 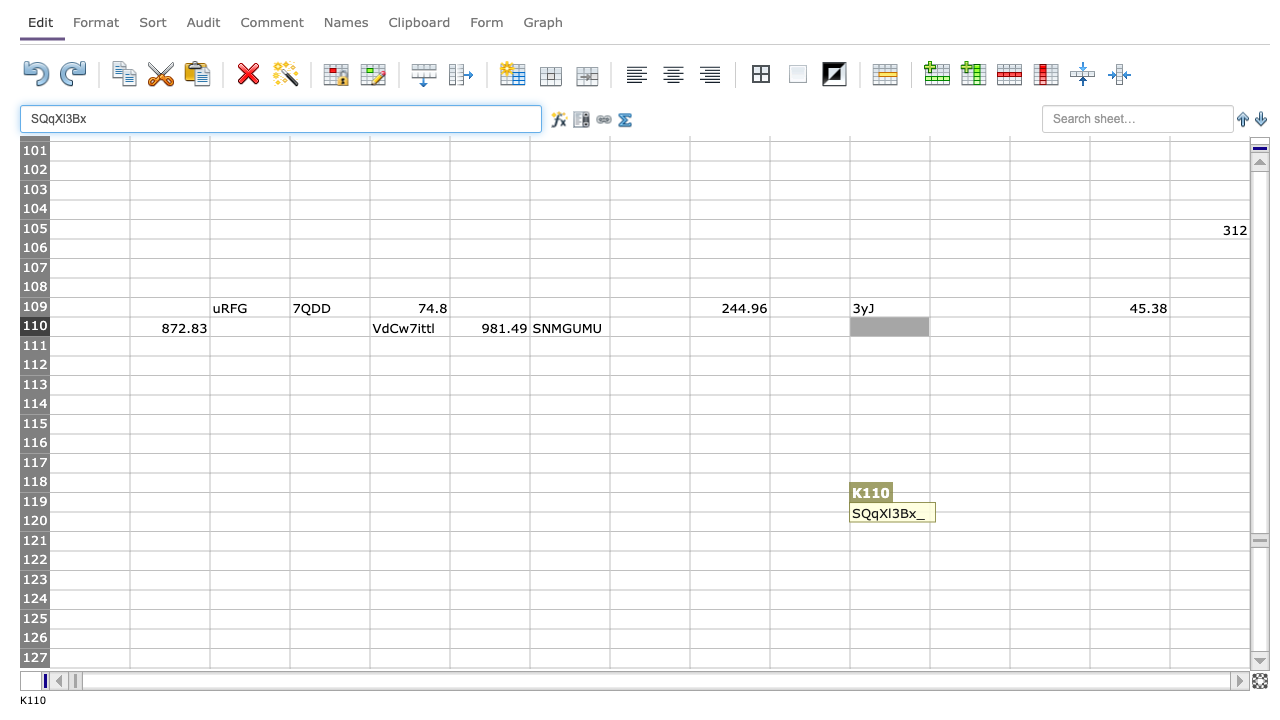 What do you see at coordinates (969, 520) in the screenshot?
I see `cell L120` at bounding box center [969, 520].